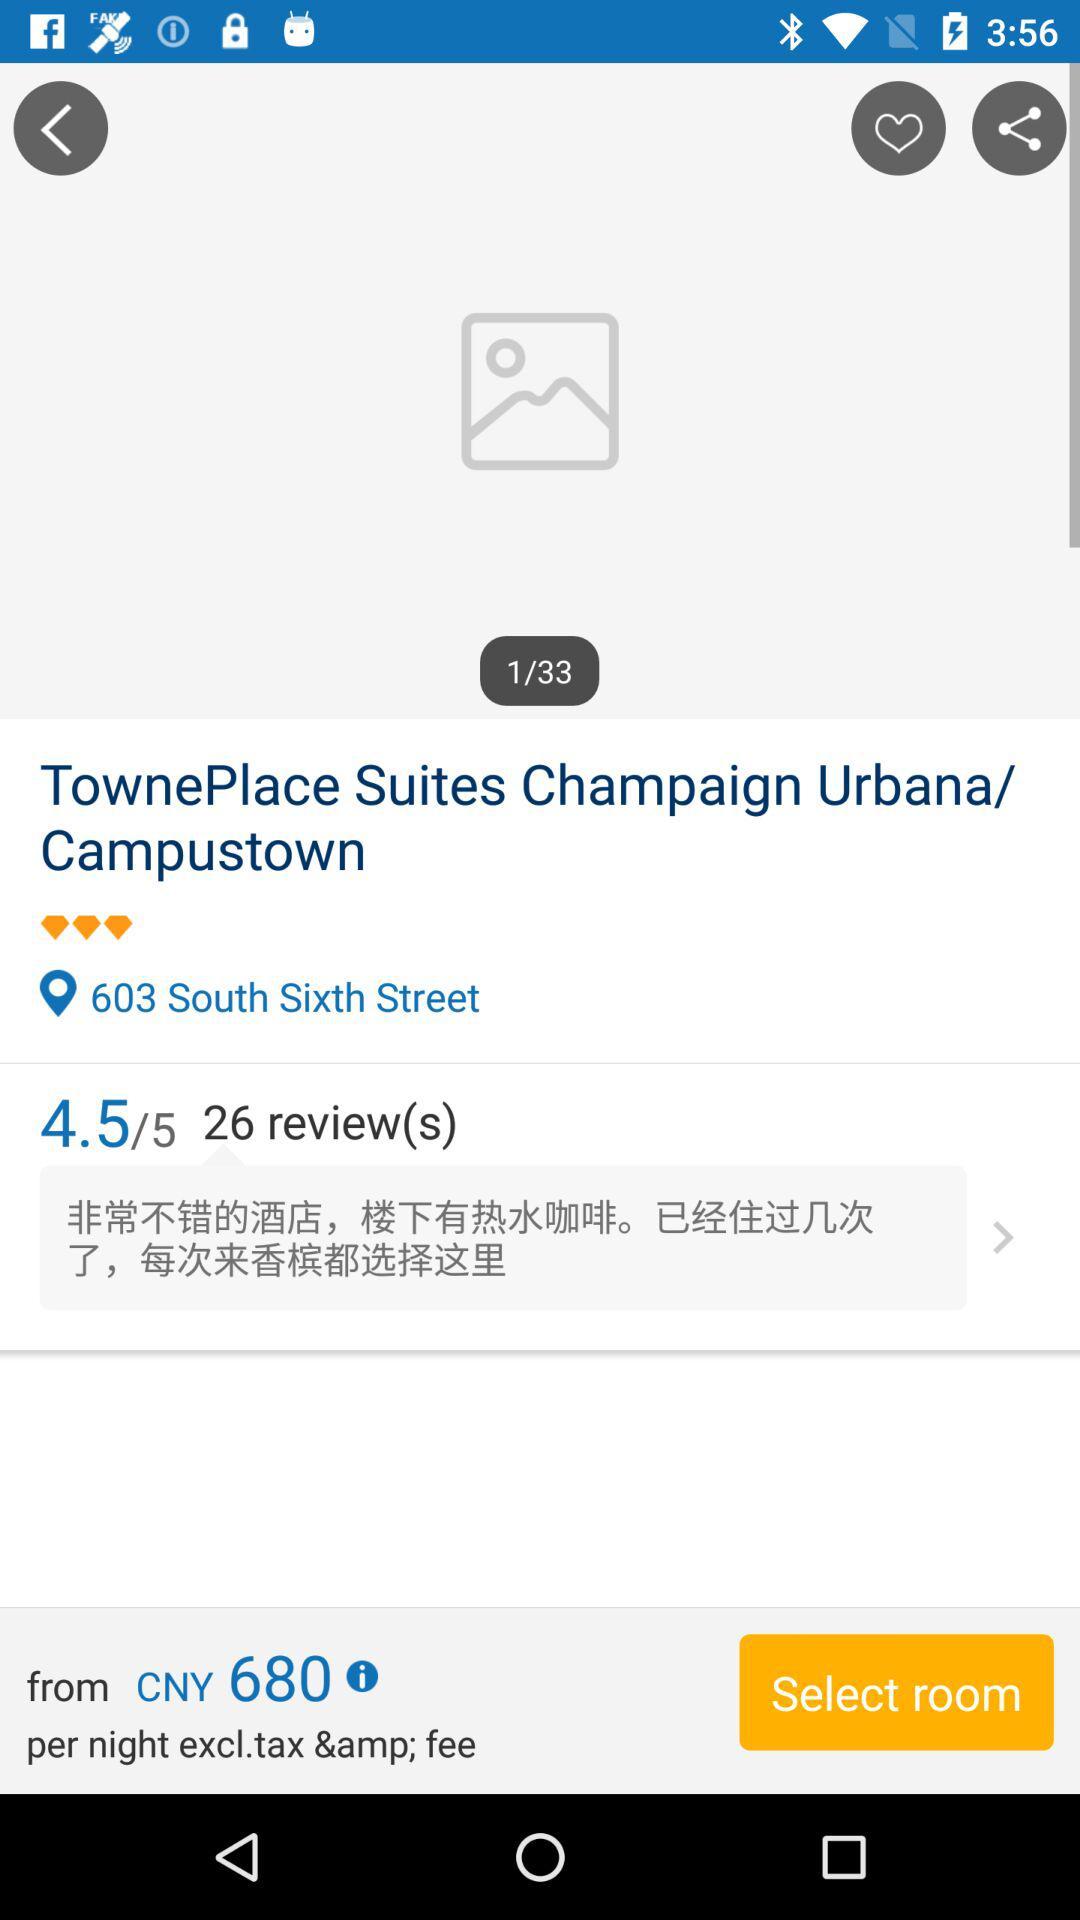 The width and height of the screenshot is (1080, 1920). Describe the element at coordinates (897, 127) in the screenshot. I see `like` at that location.